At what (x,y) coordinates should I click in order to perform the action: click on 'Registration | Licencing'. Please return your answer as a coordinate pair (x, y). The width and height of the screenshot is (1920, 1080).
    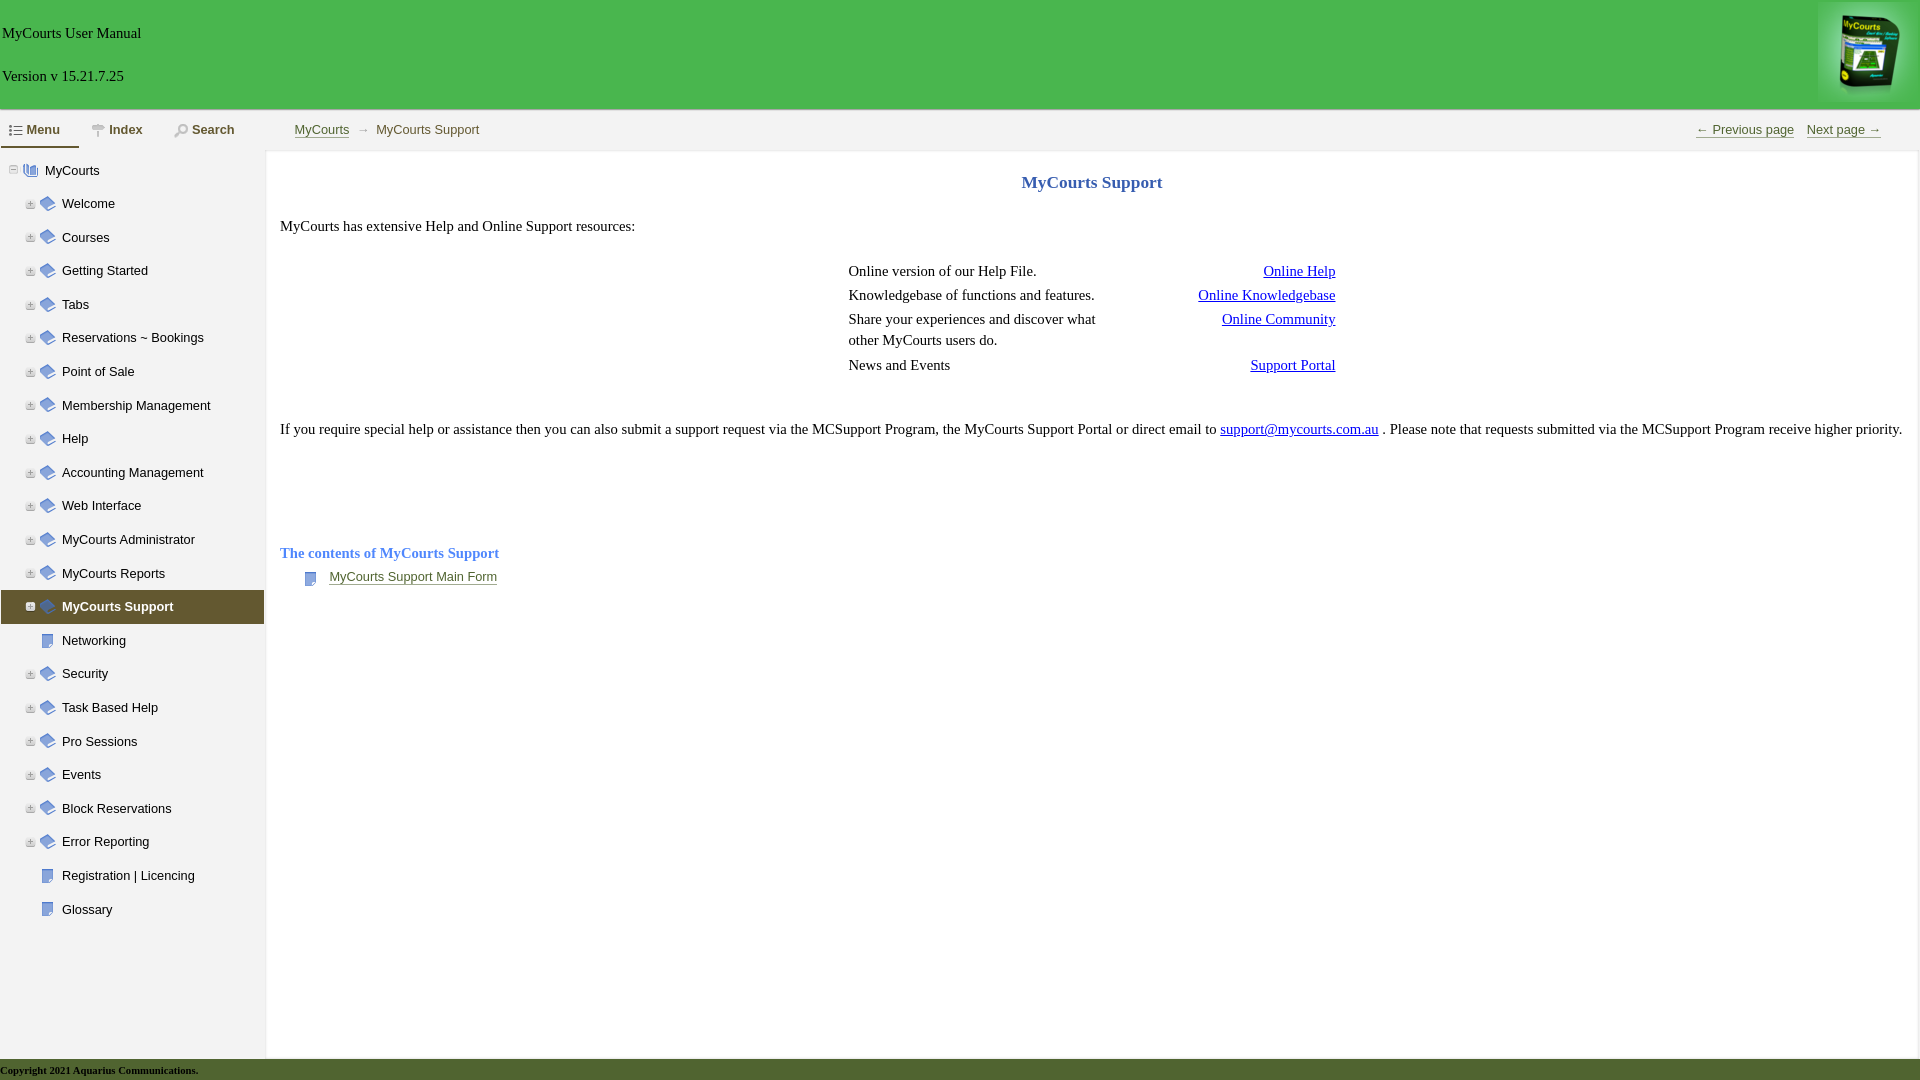
    Looking at the image, I should click on (62, 874).